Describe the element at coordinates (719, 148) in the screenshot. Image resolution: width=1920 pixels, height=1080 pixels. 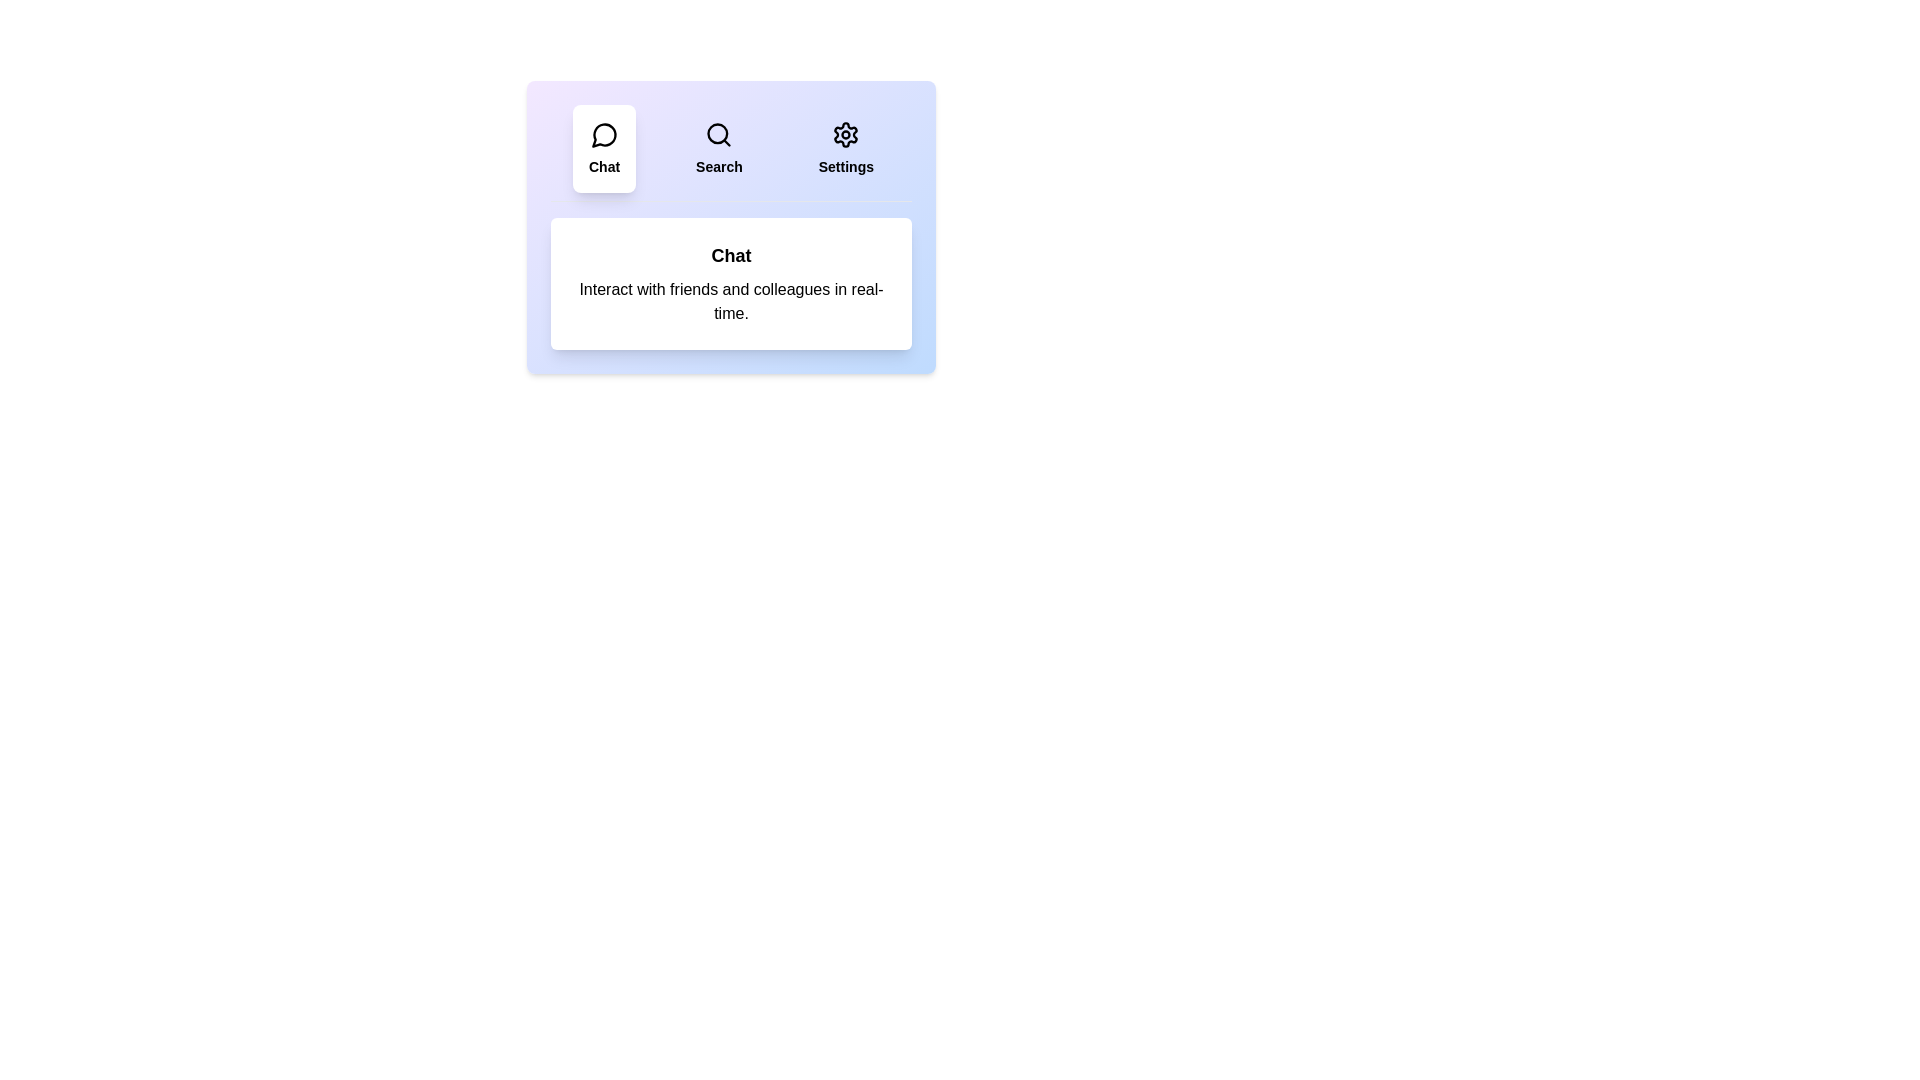
I see `the Search tab by clicking on it` at that location.